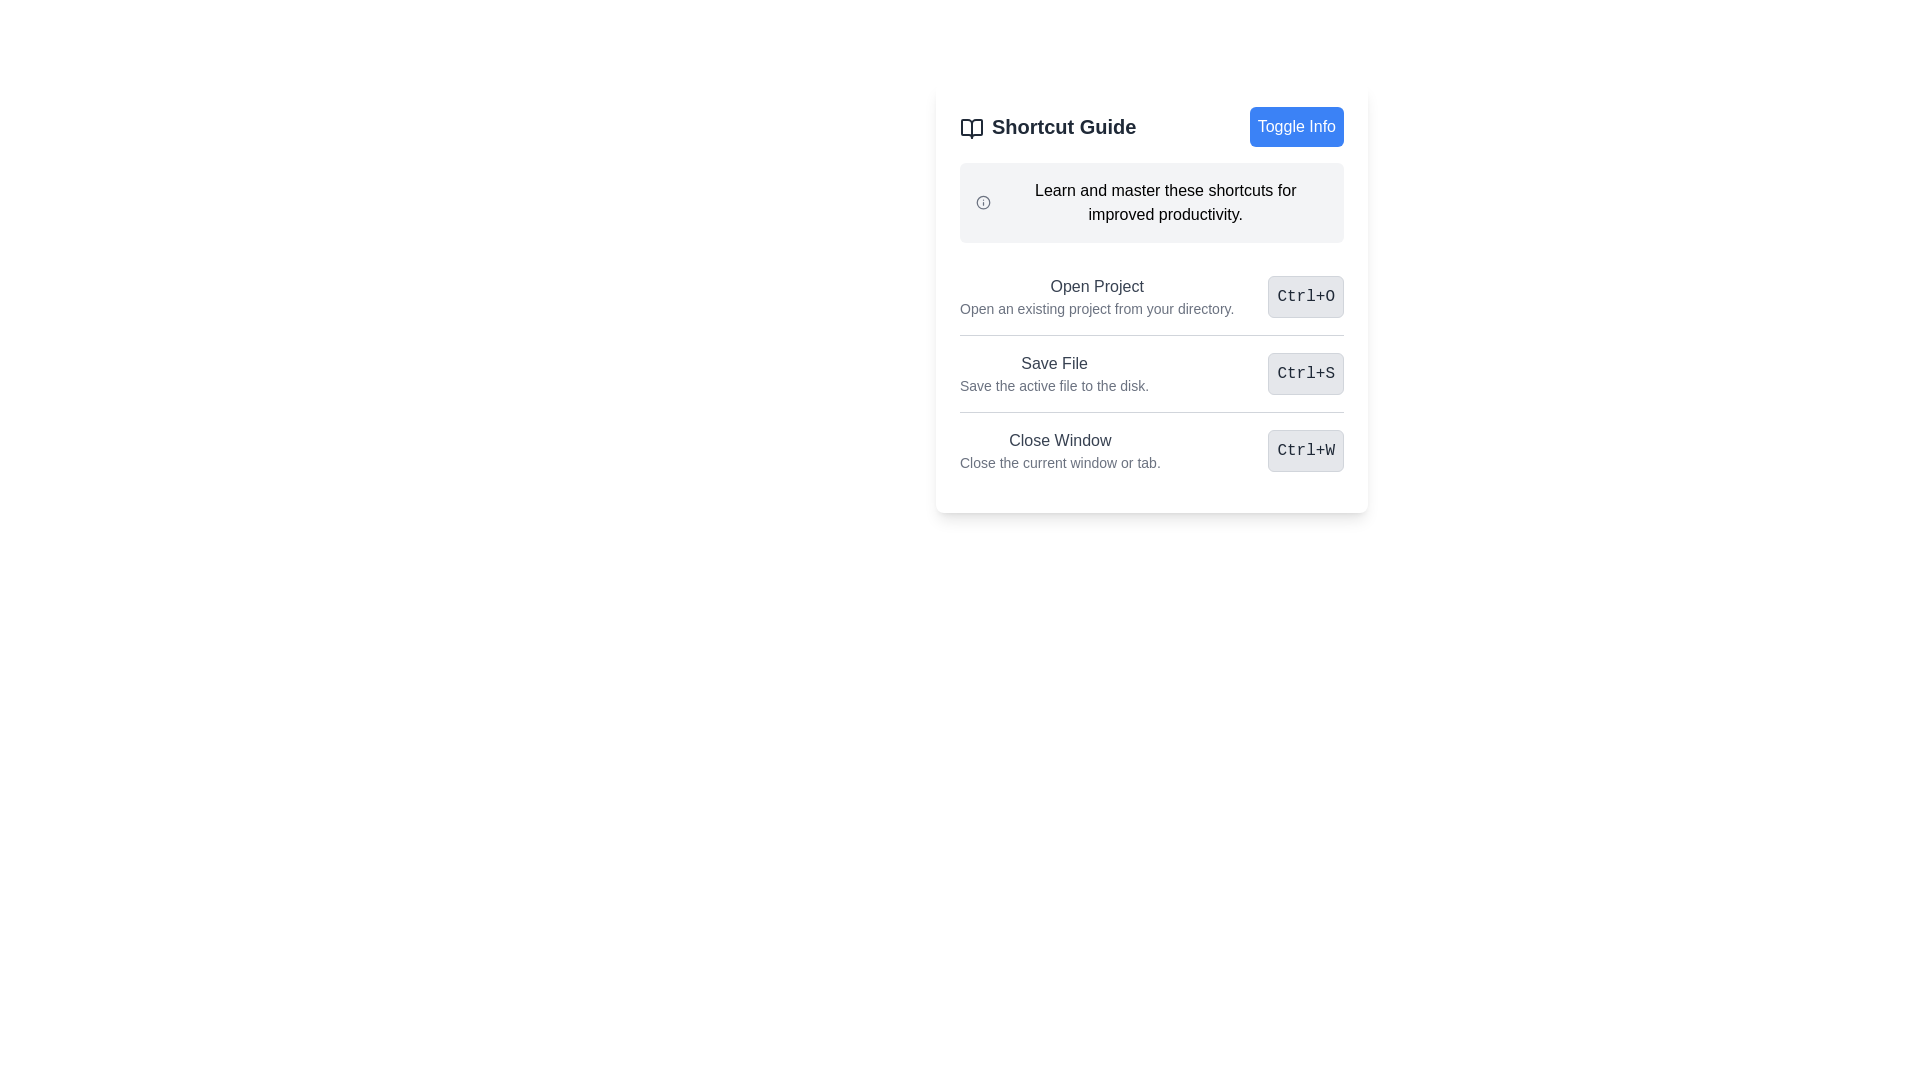 Image resolution: width=1920 pixels, height=1080 pixels. I want to click on the Text label displaying the shortcut key combination 'Ctrl+W' for closing the current window, which is the third button in the vertical list of the shortcut guide panel, so click(1306, 451).